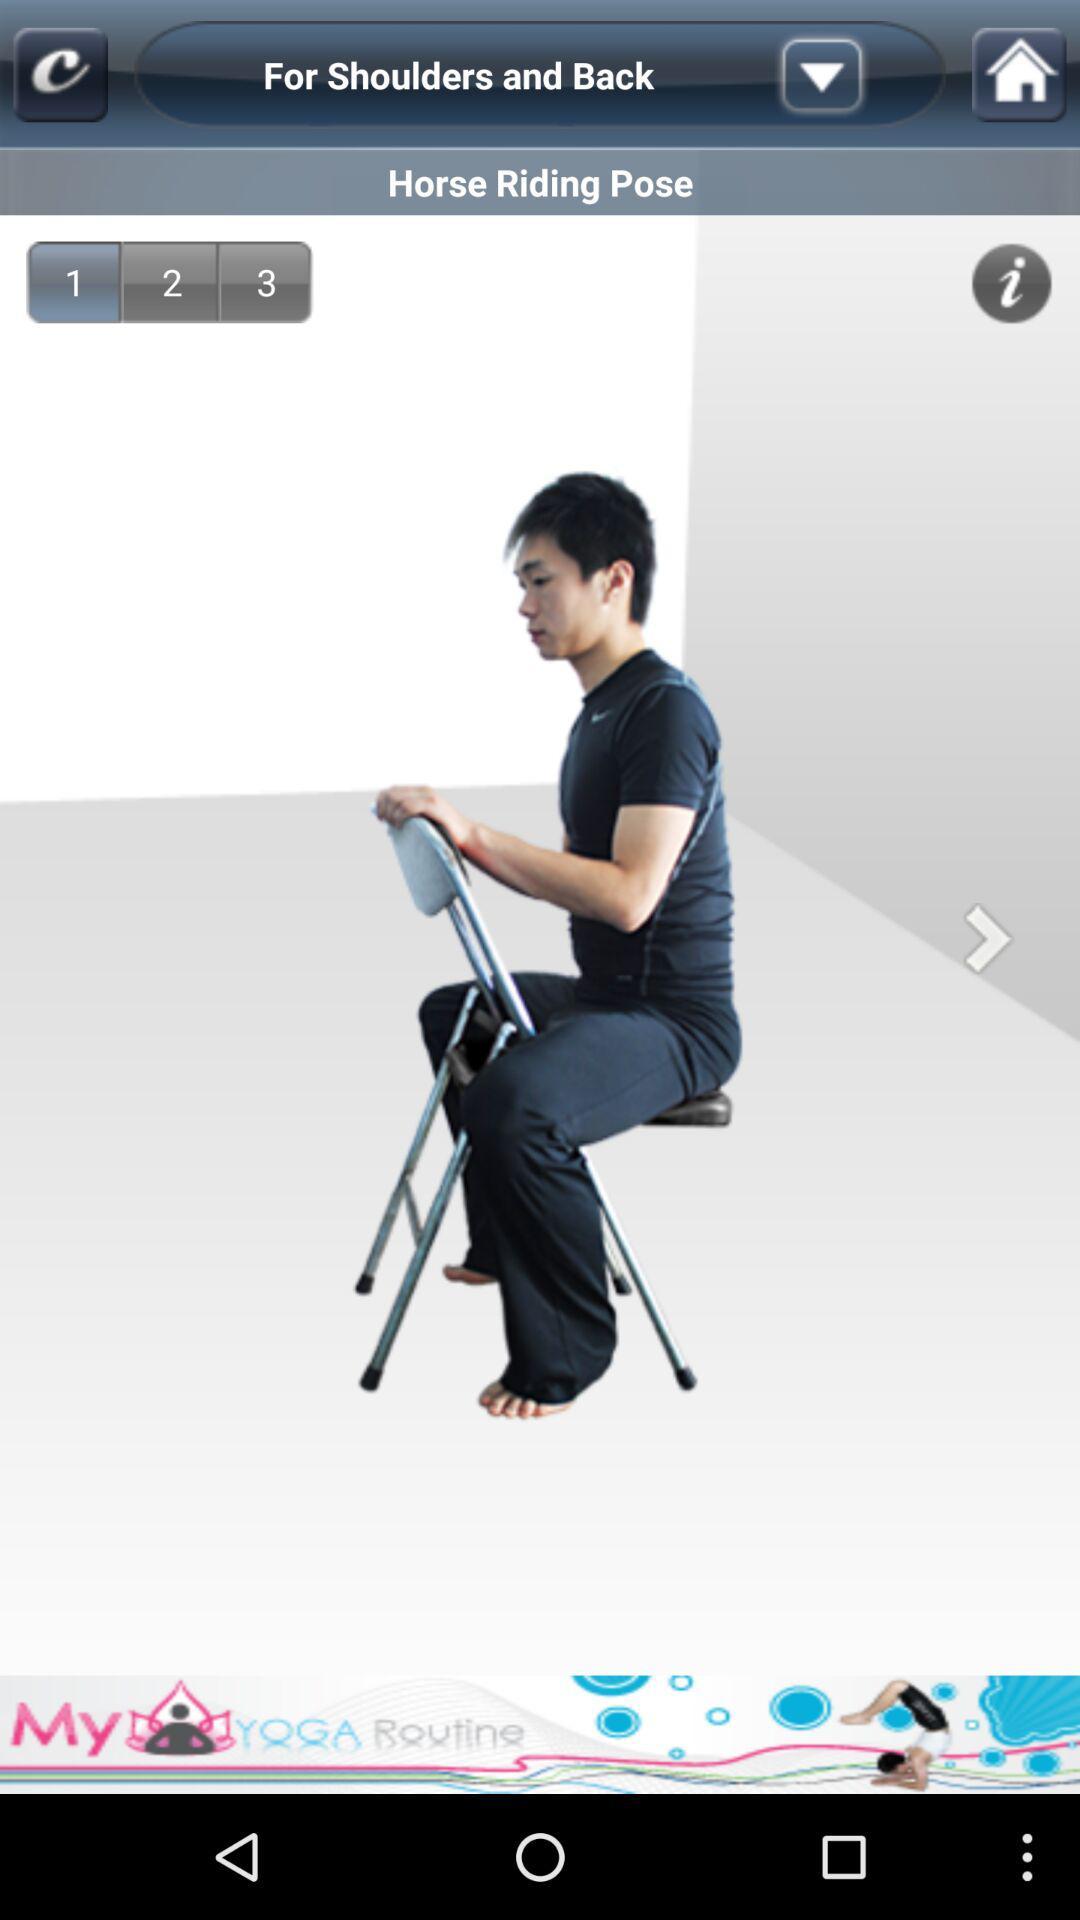  What do you see at coordinates (171, 281) in the screenshot?
I see `app below horse riding pose icon` at bounding box center [171, 281].